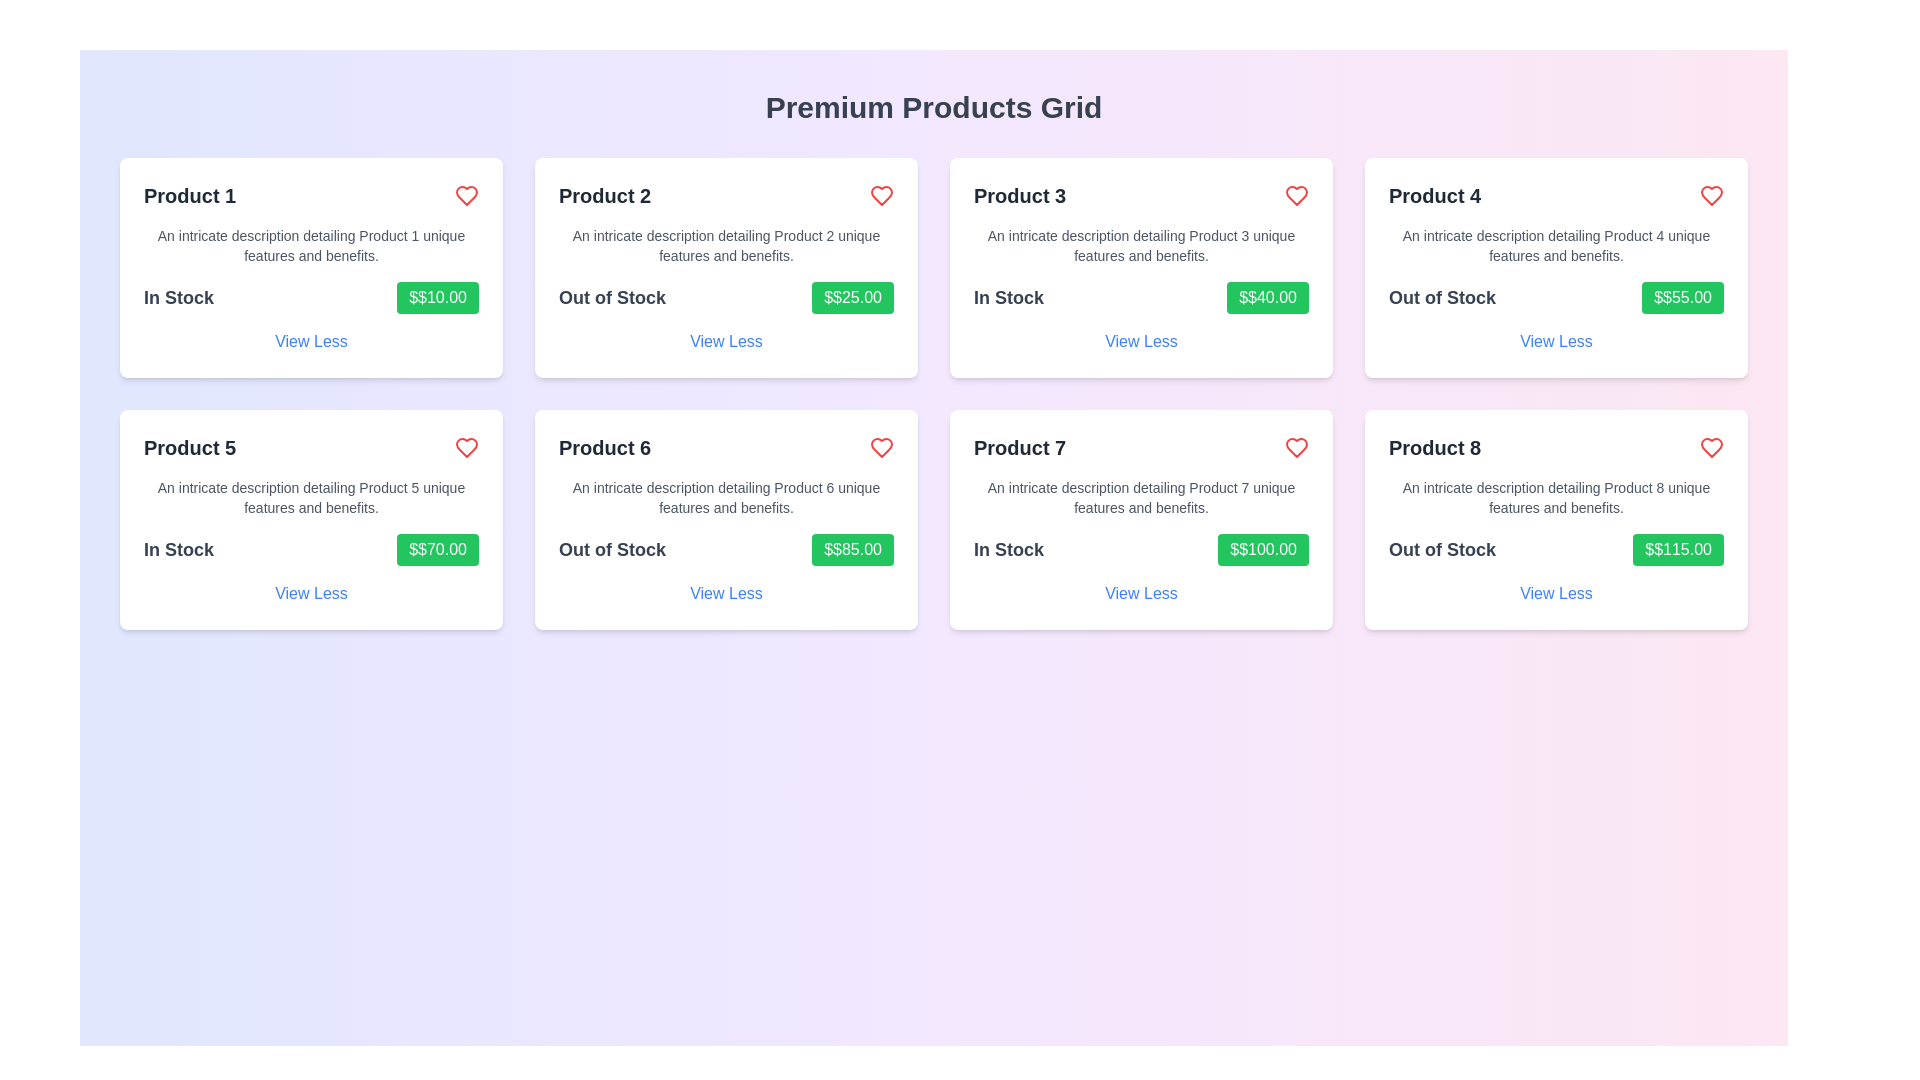 The width and height of the screenshot is (1920, 1080). I want to click on the product card displaying details of 'Product 5', located in the second row, first column of the grid layout, so click(310, 519).